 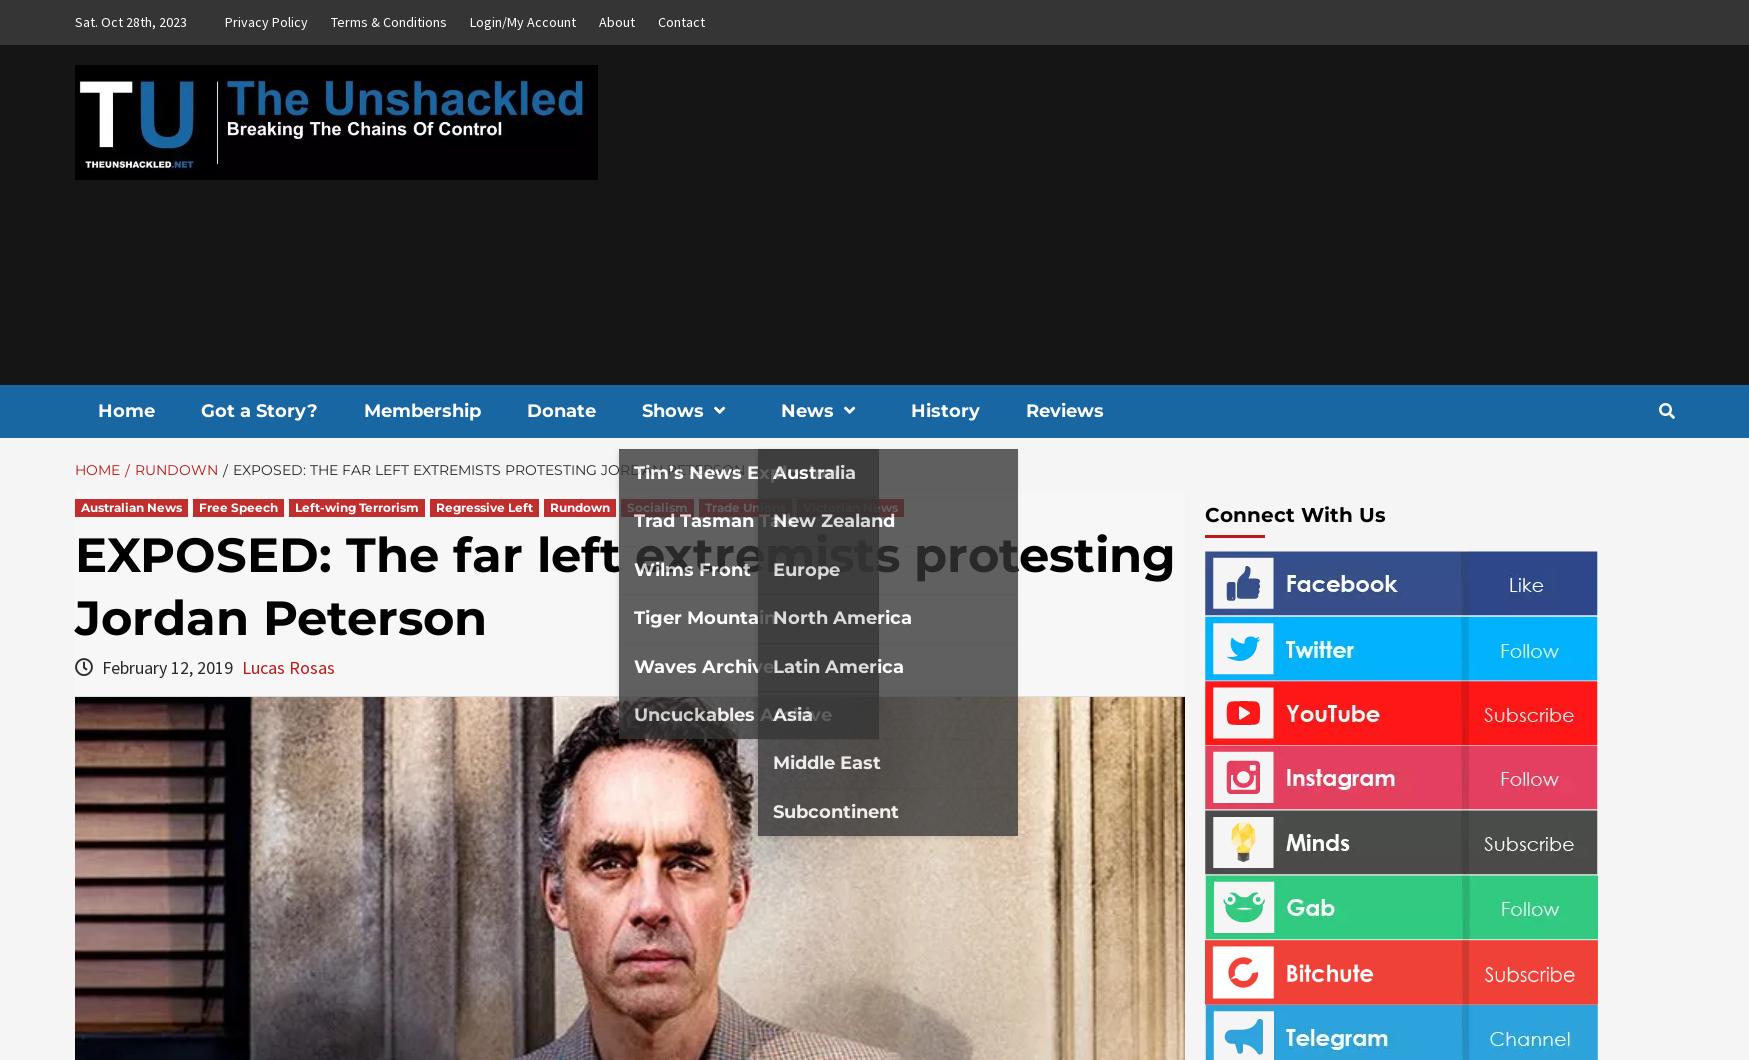 I want to click on 'Sat. Oct 28th, 2023', so click(x=129, y=22).